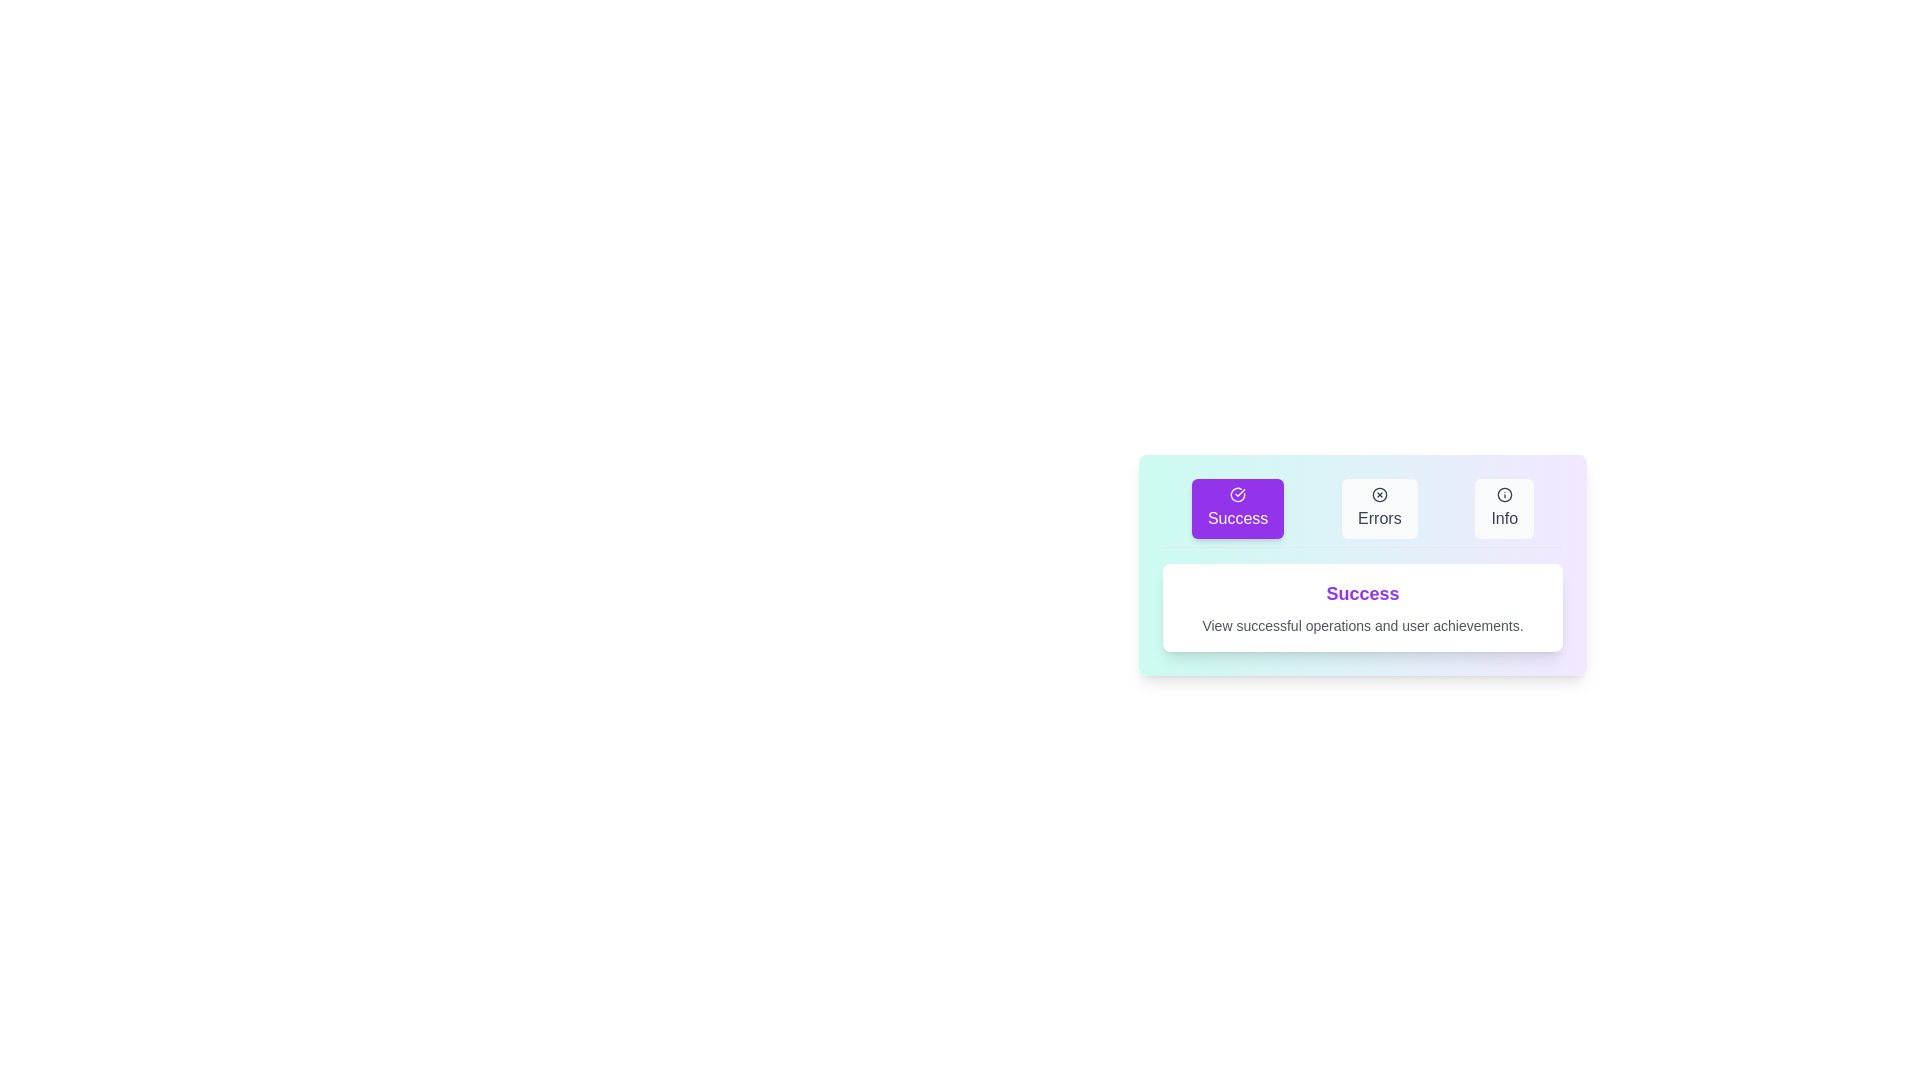  What do you see at coordinates (1237, 508) in the screenshot?
I see `the Success tab` at bounding box center [1237, 508].